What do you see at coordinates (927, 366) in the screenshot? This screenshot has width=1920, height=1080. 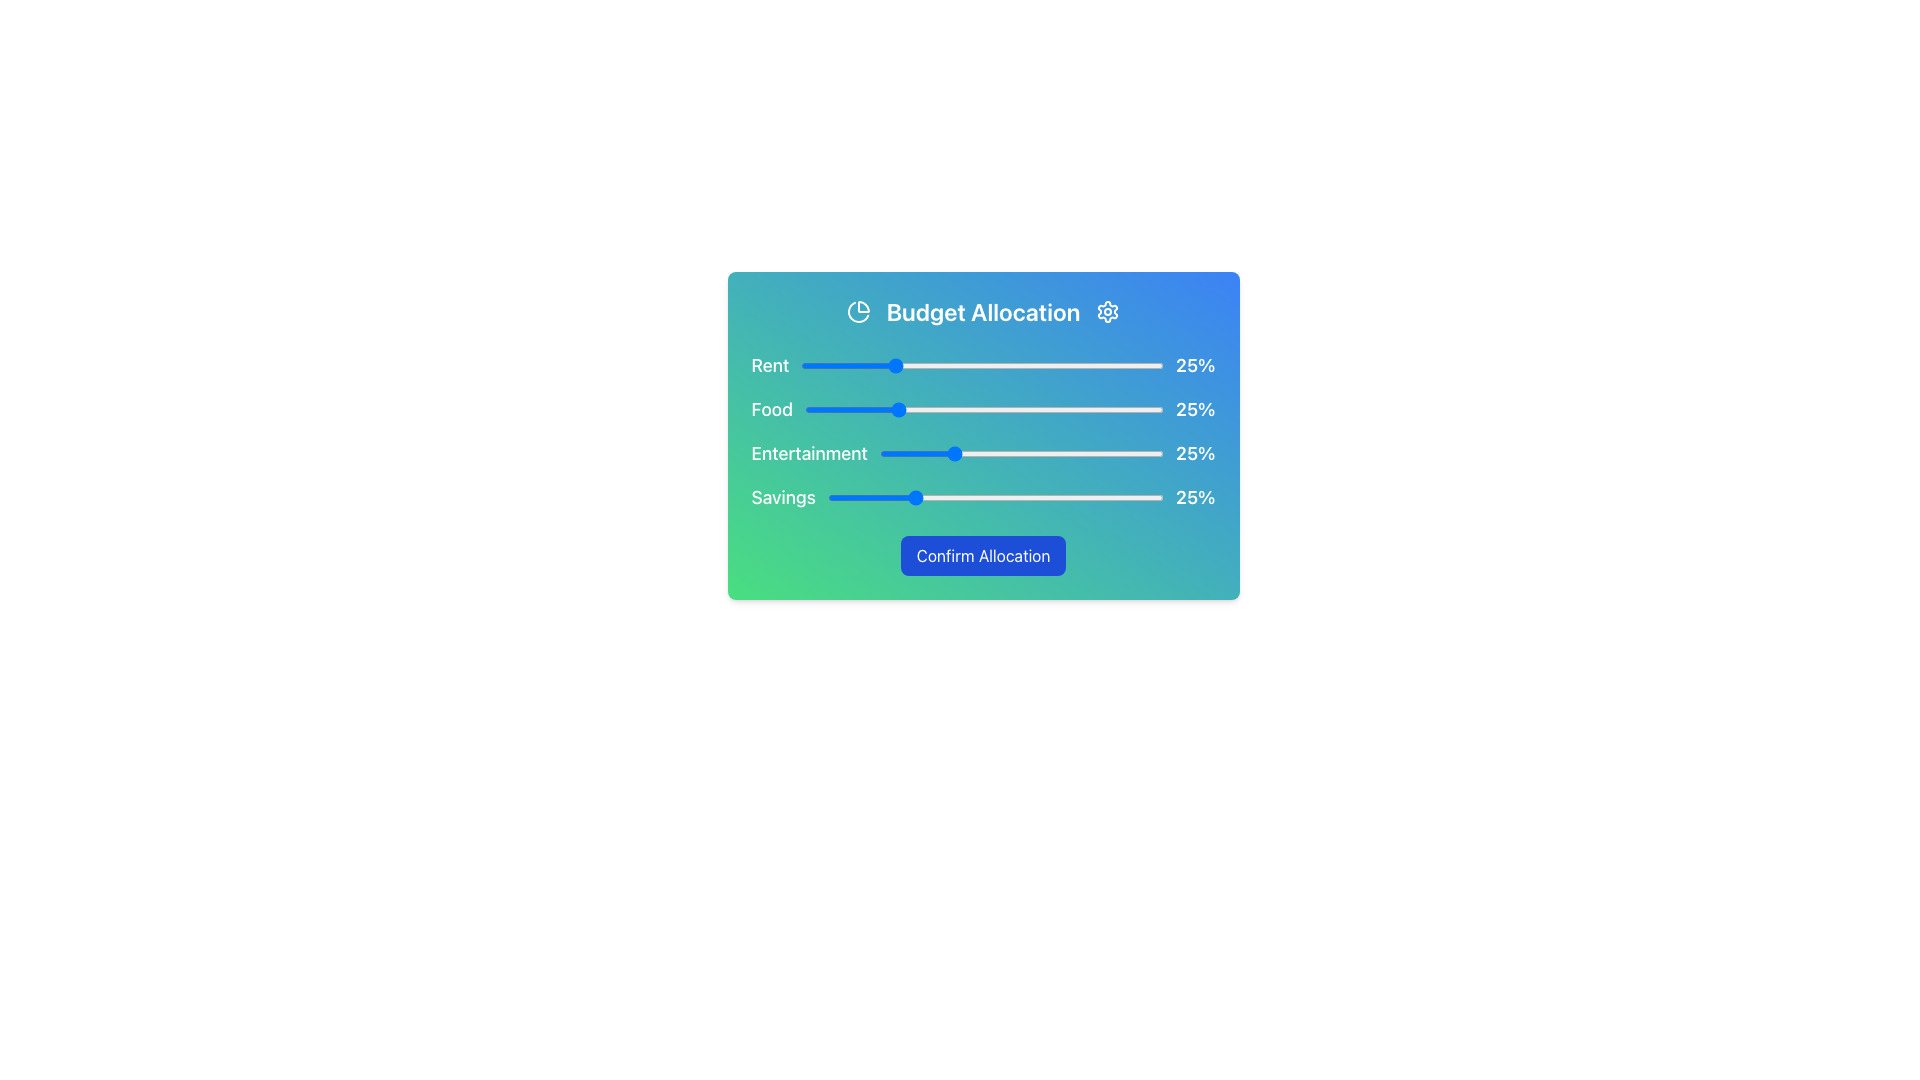 I see `the 'Rent' allocation slider` at bounding box center [927, 366].